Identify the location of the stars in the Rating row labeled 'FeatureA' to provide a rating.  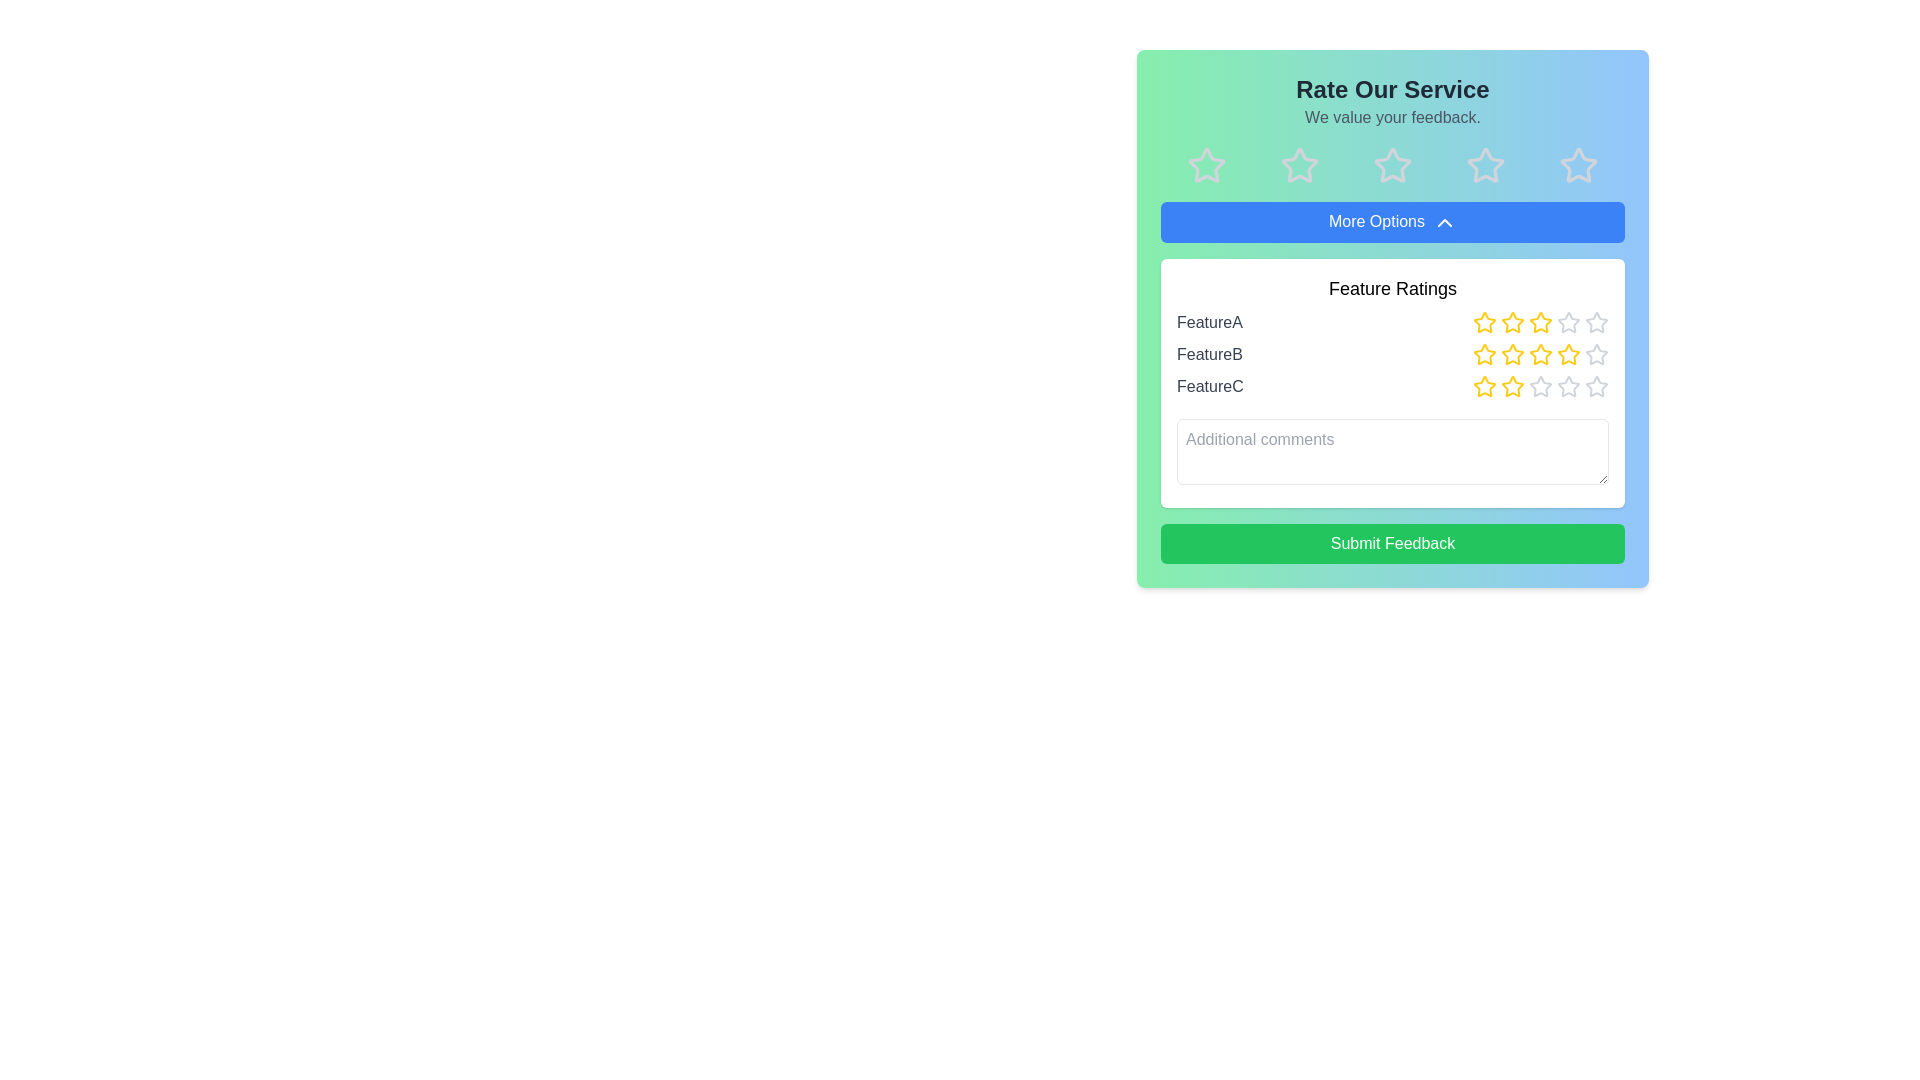
(1391, 320).